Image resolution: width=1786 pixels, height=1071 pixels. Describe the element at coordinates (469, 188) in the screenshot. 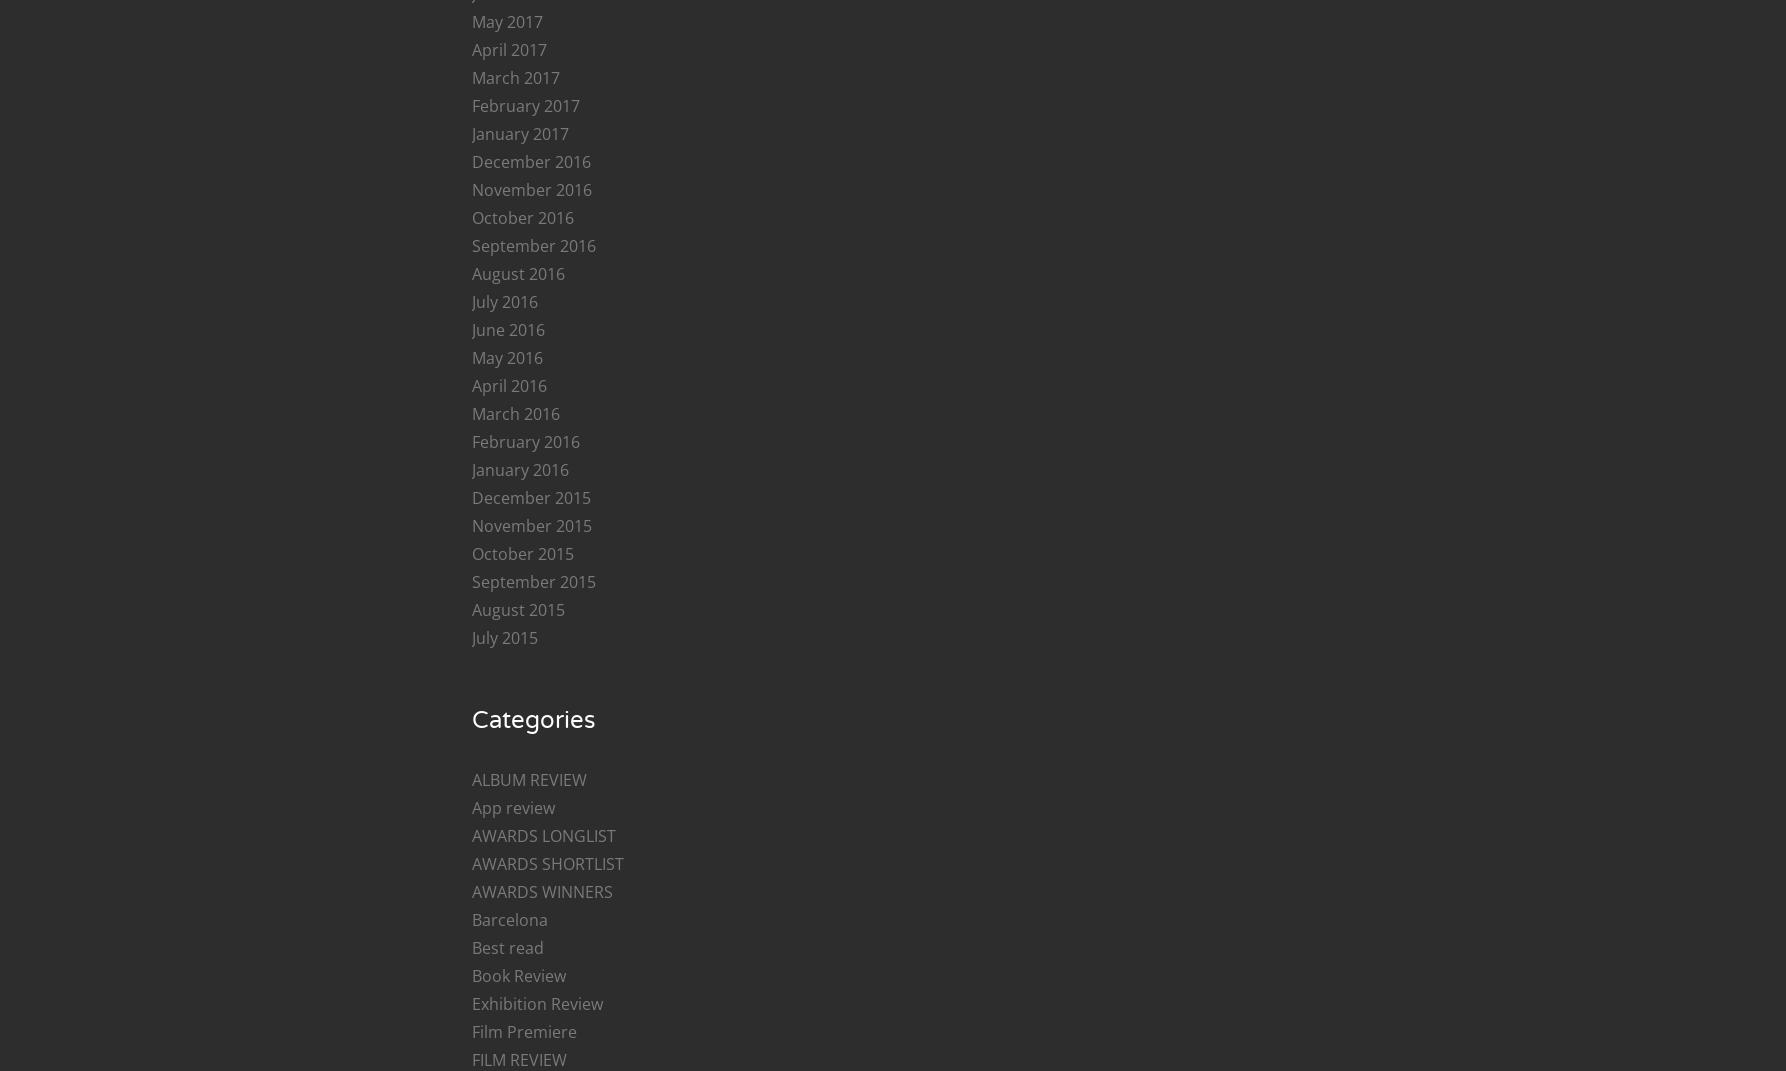

I see `'November 2016'` at that location.